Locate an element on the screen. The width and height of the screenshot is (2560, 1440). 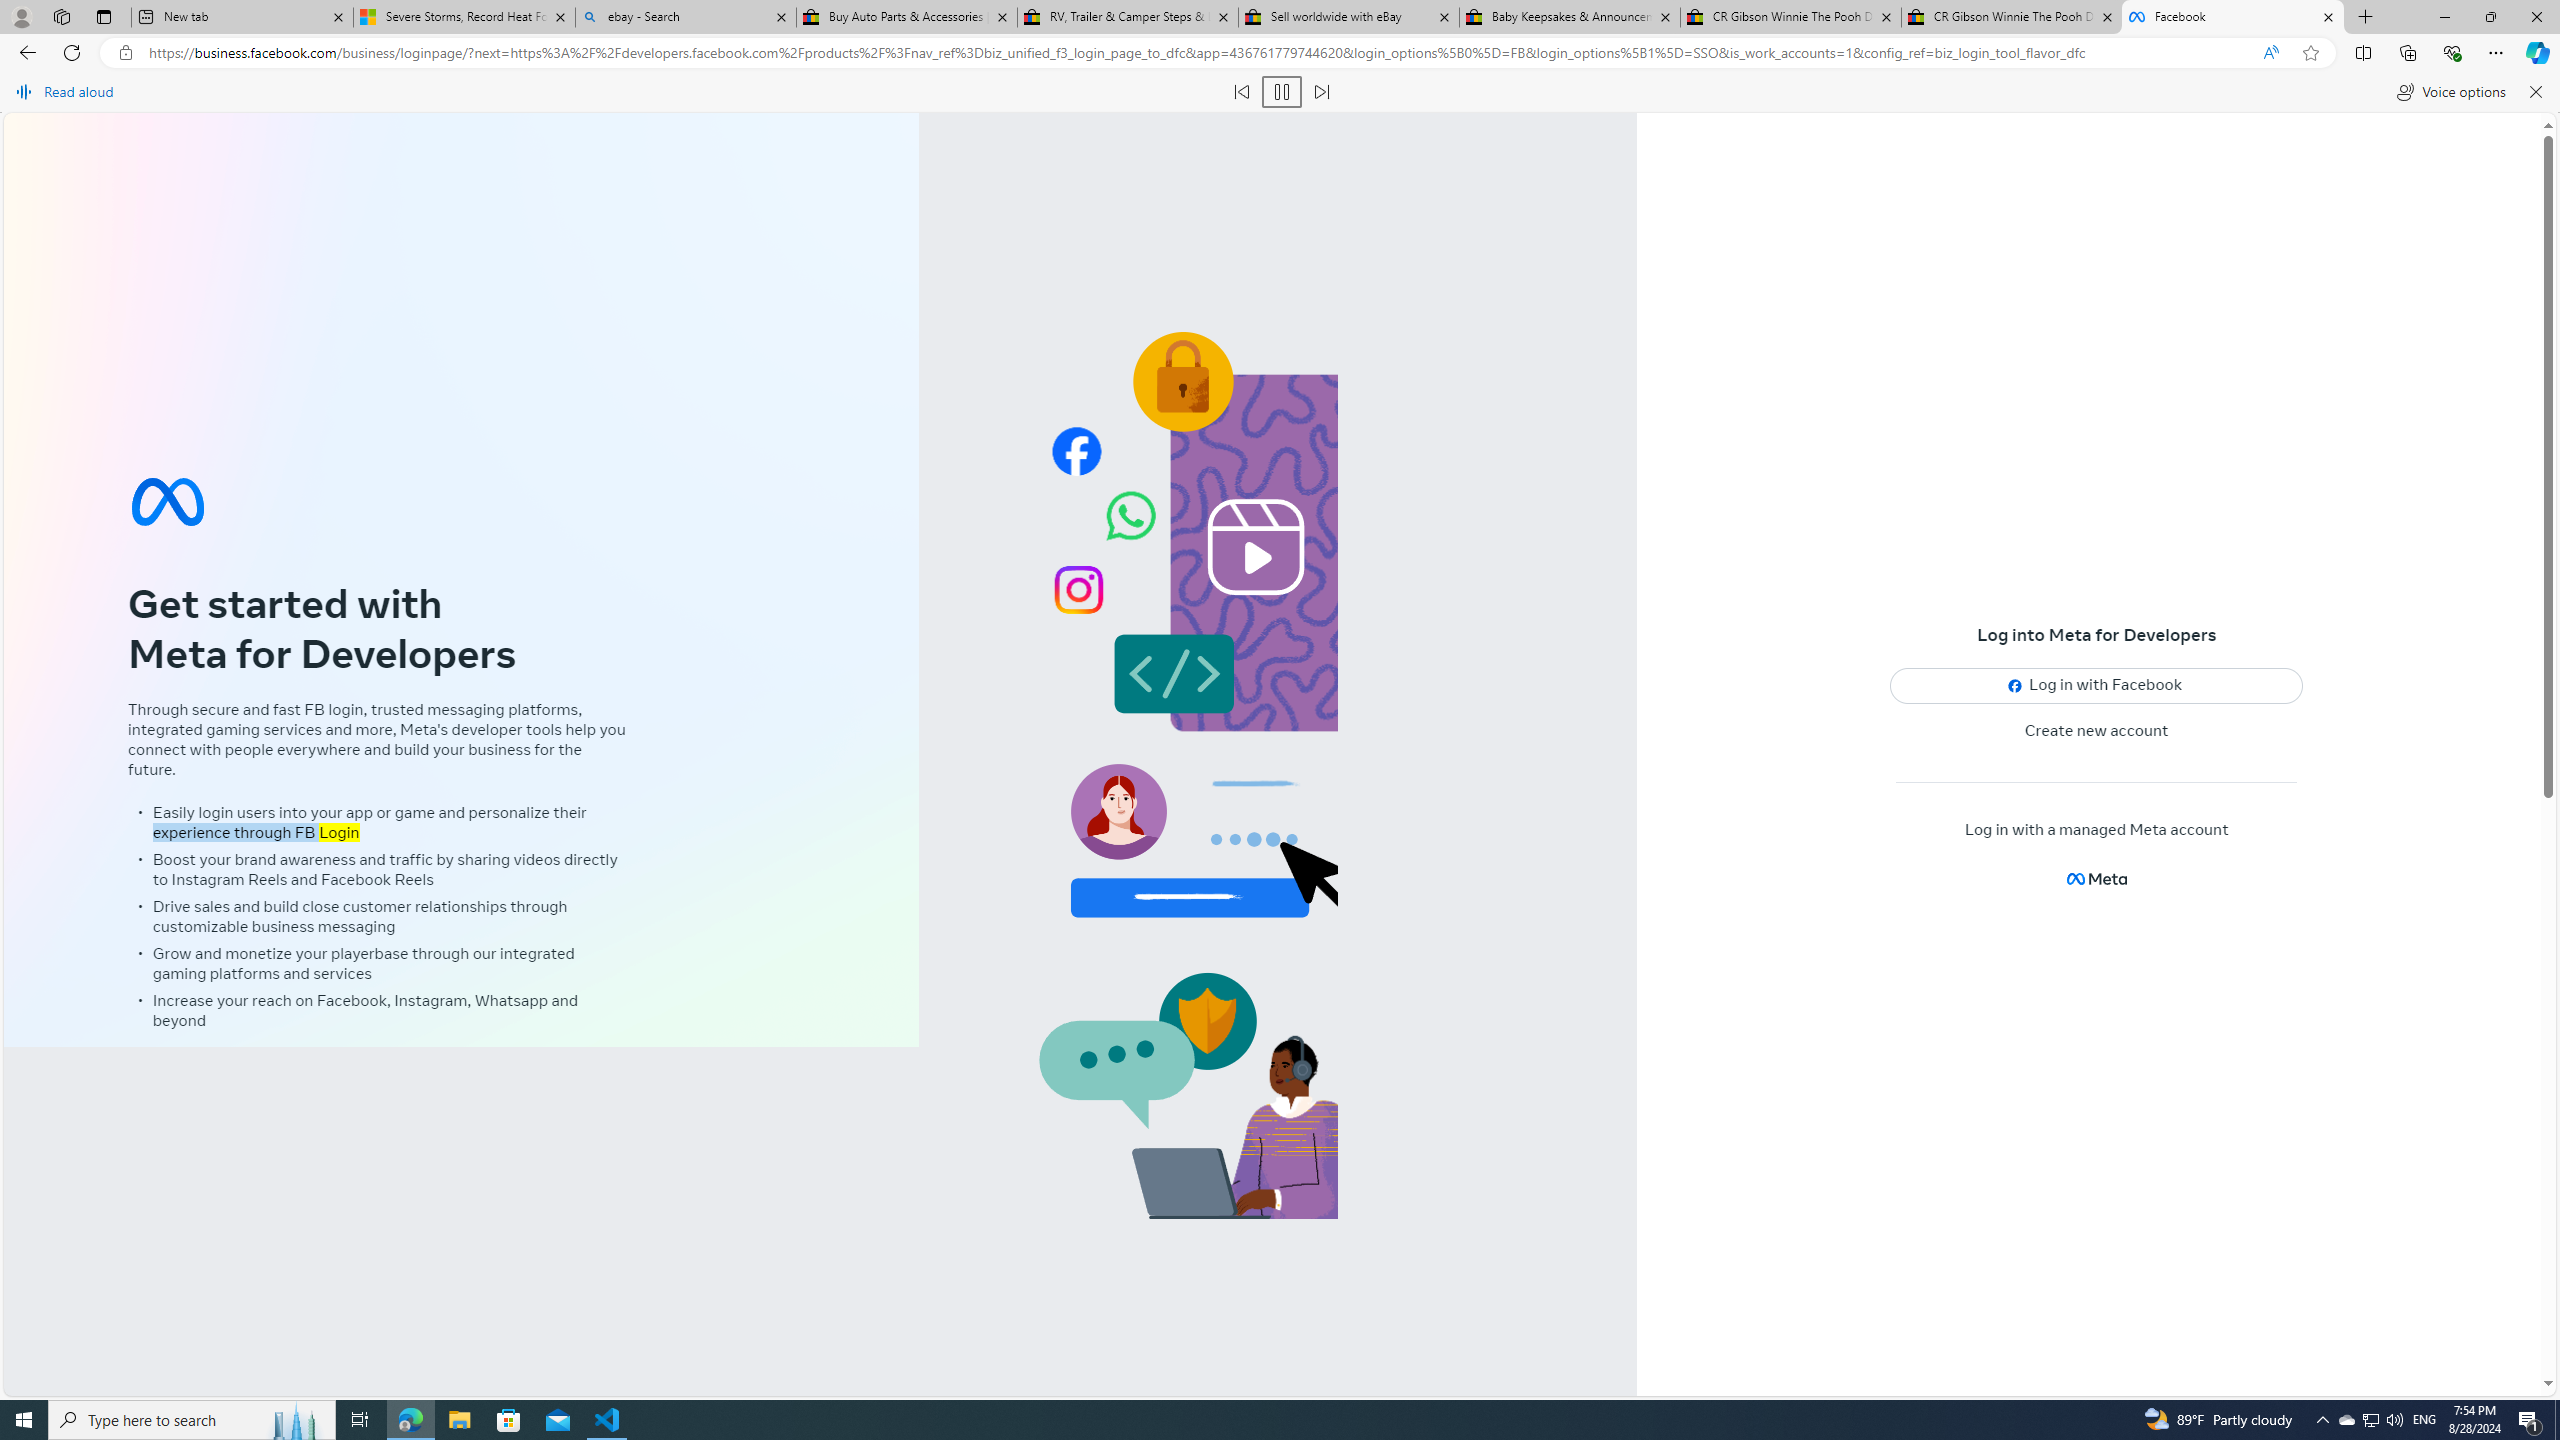
'RV, Trailer & Camper Steps & Ladders for sale | eBay' is located at coordinates (1126, 16).